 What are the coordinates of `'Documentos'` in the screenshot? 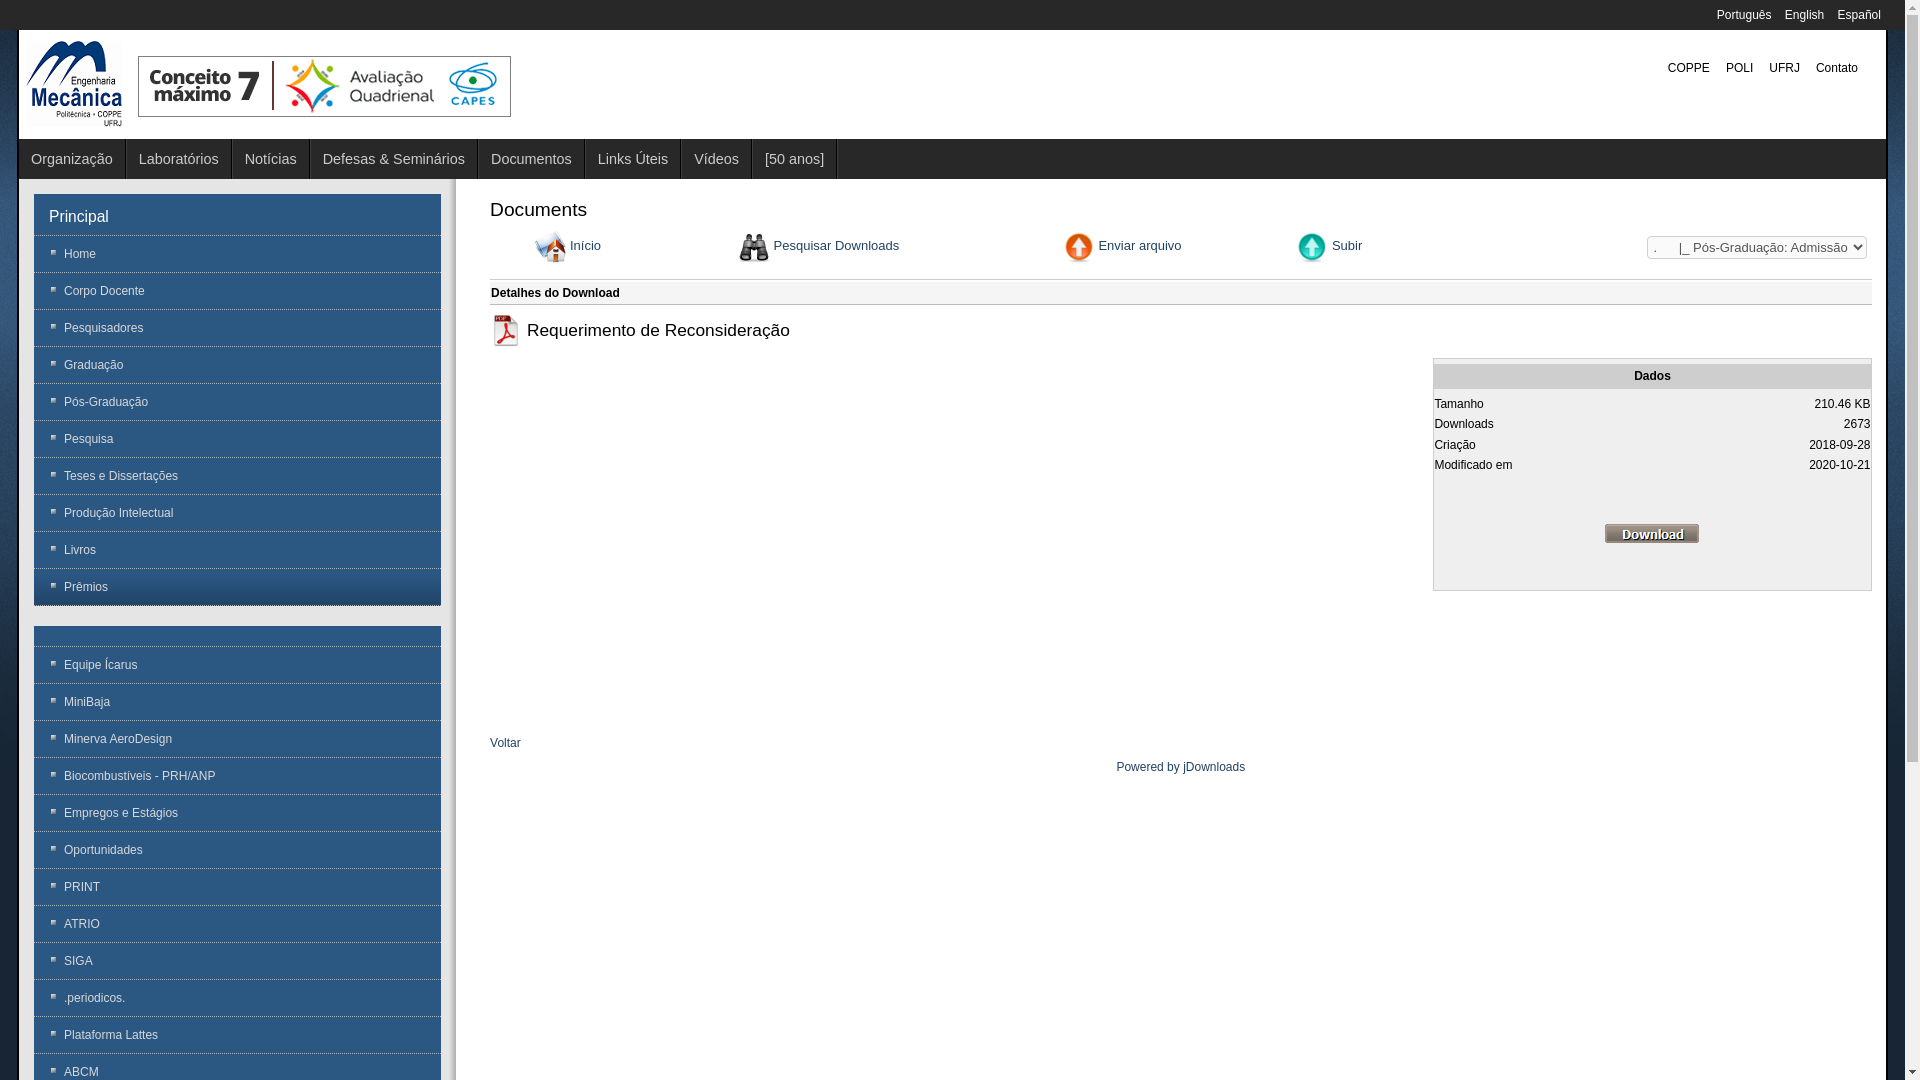 It's located at (532, 157).